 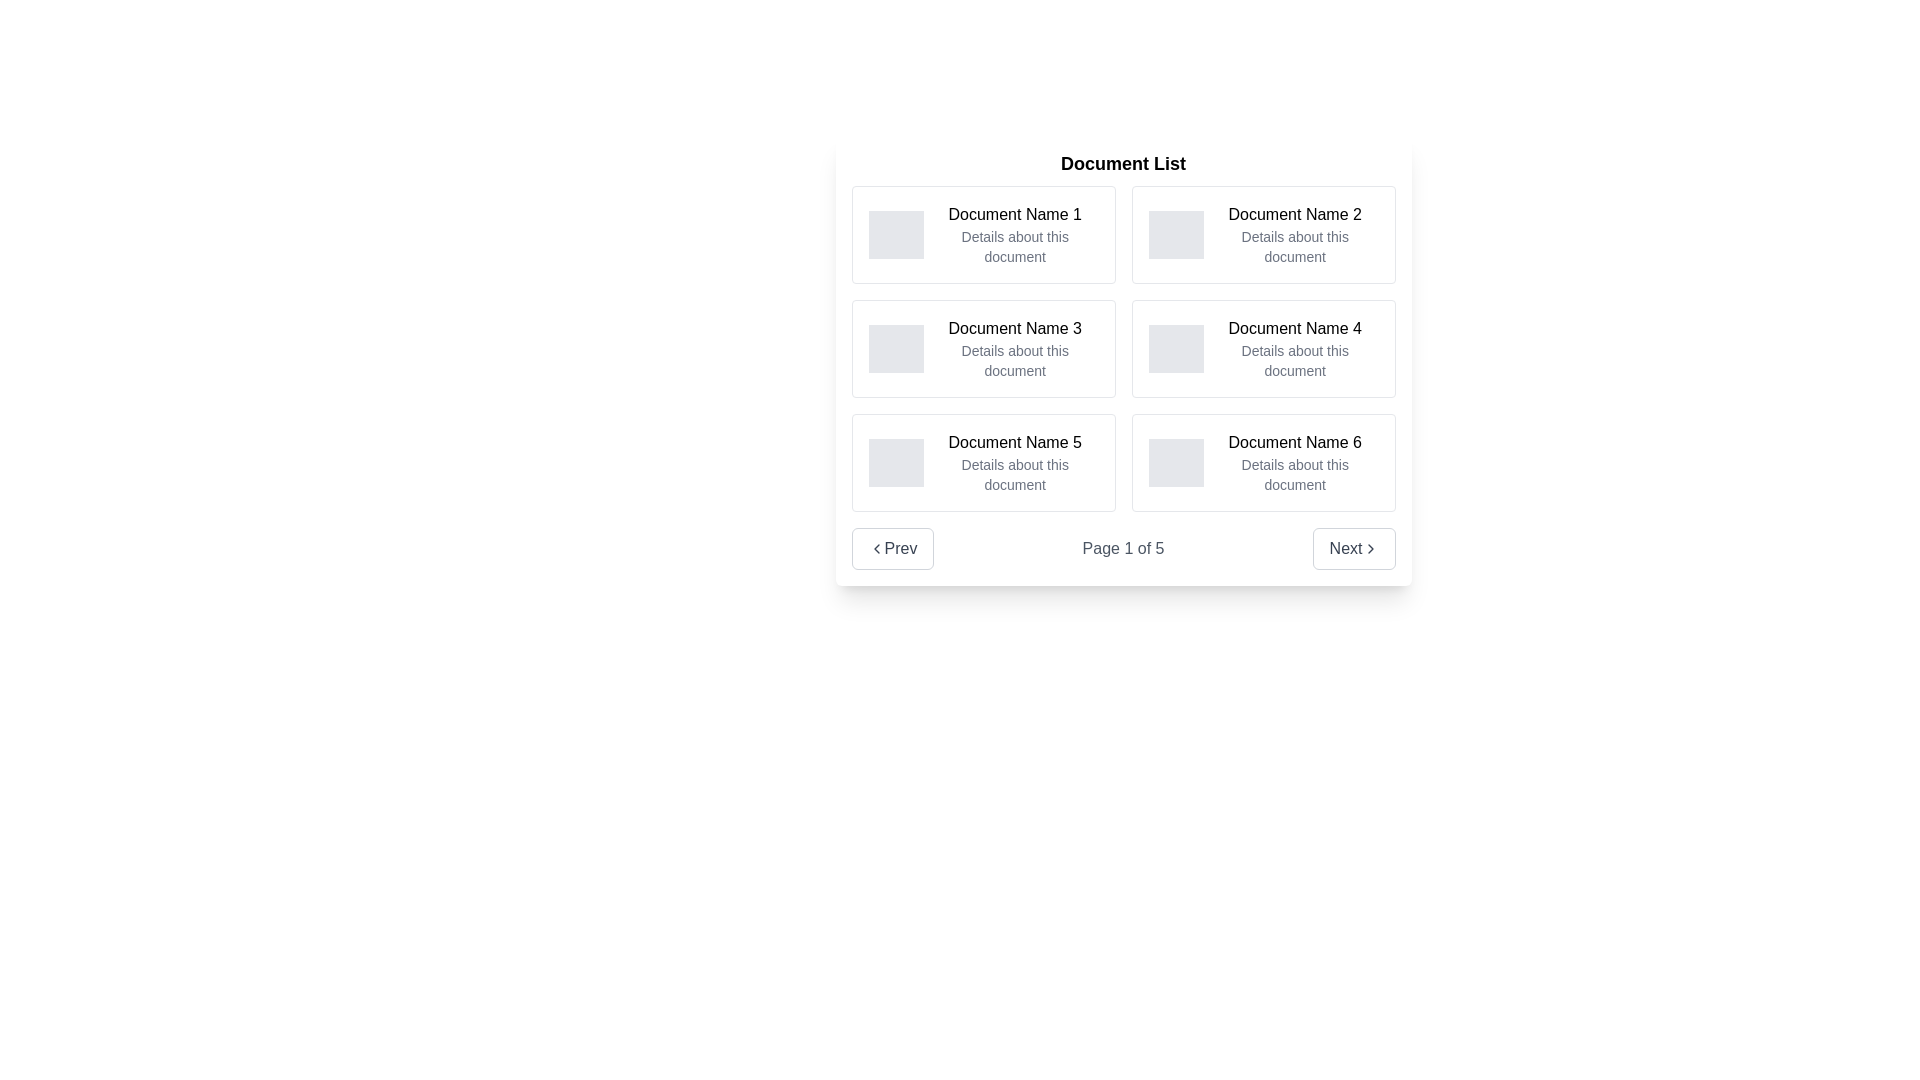 I want to click on the text display containing 'Document Name 4' and 'Details about this document', which is the second item in the second row of the 'Document List' component, so click(x=1295, y=347).